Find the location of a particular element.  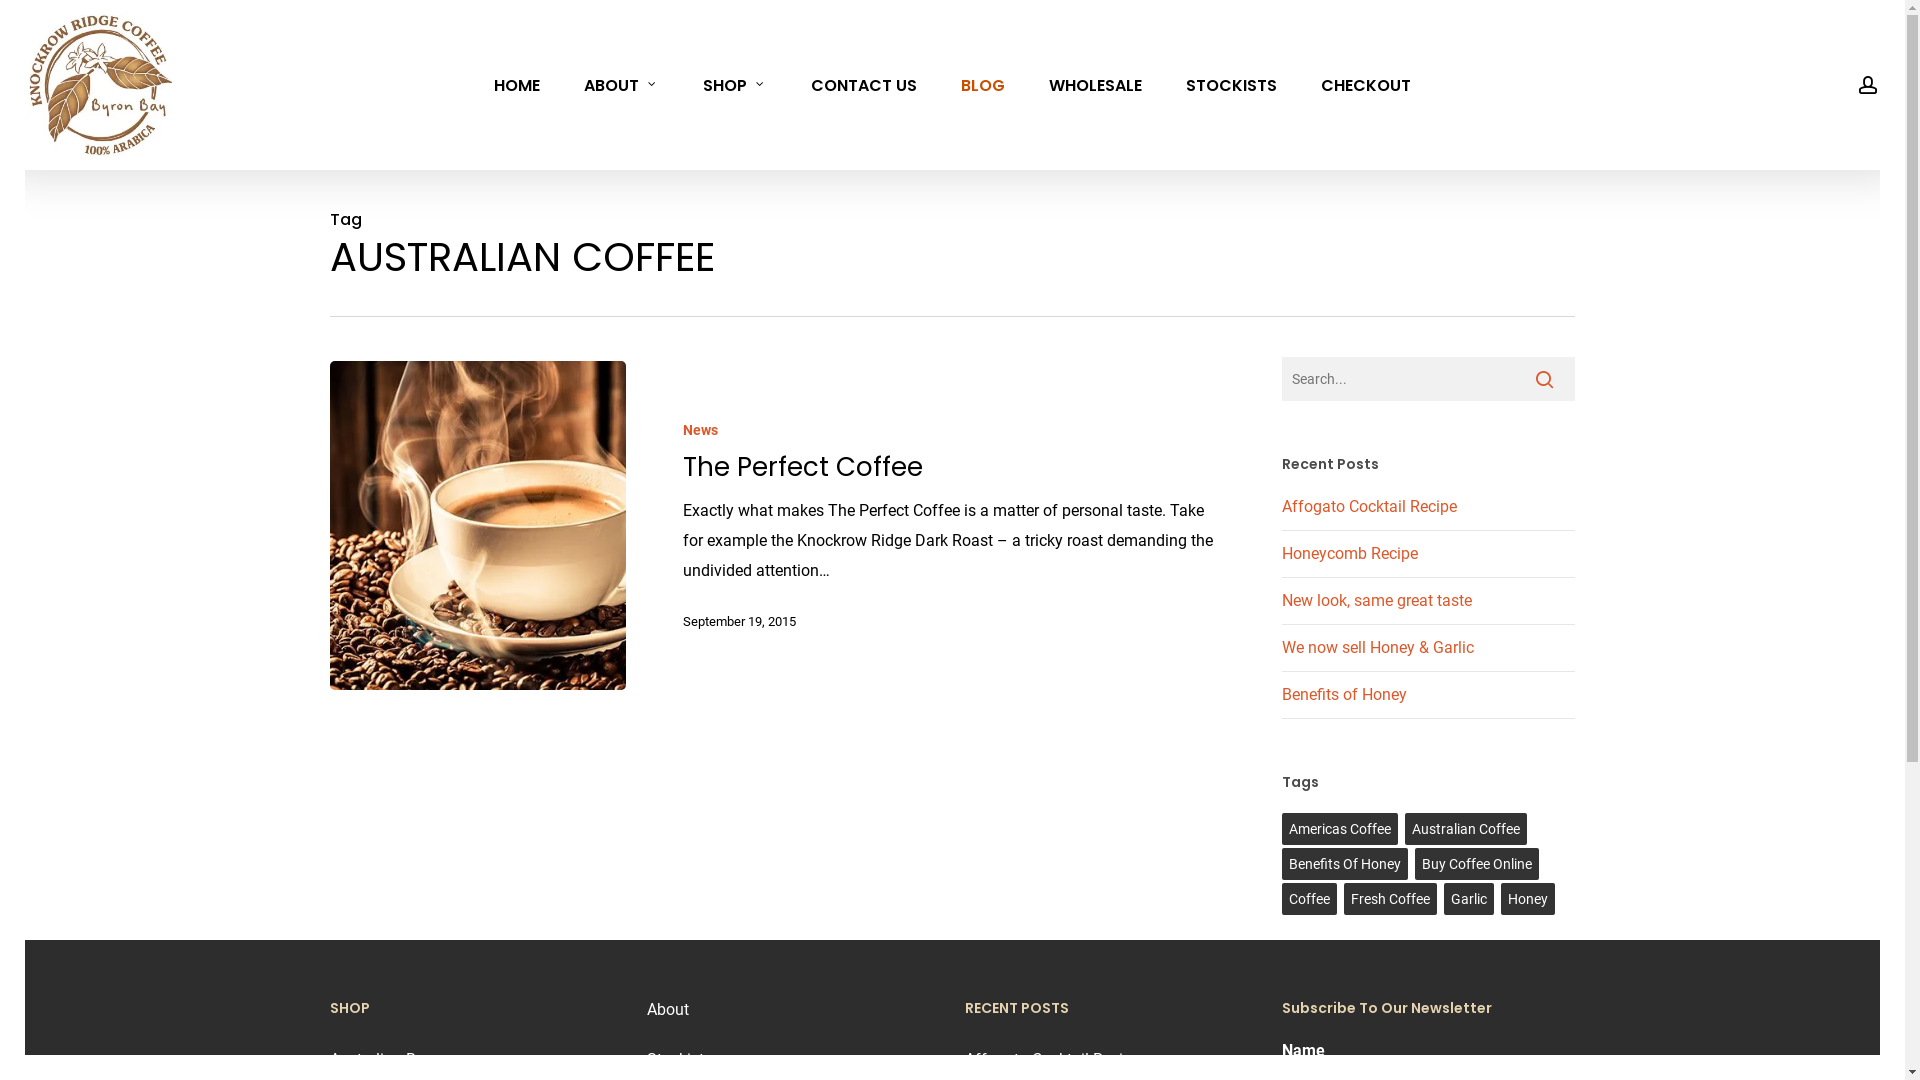

'News' is located at coordinates (682, 429).